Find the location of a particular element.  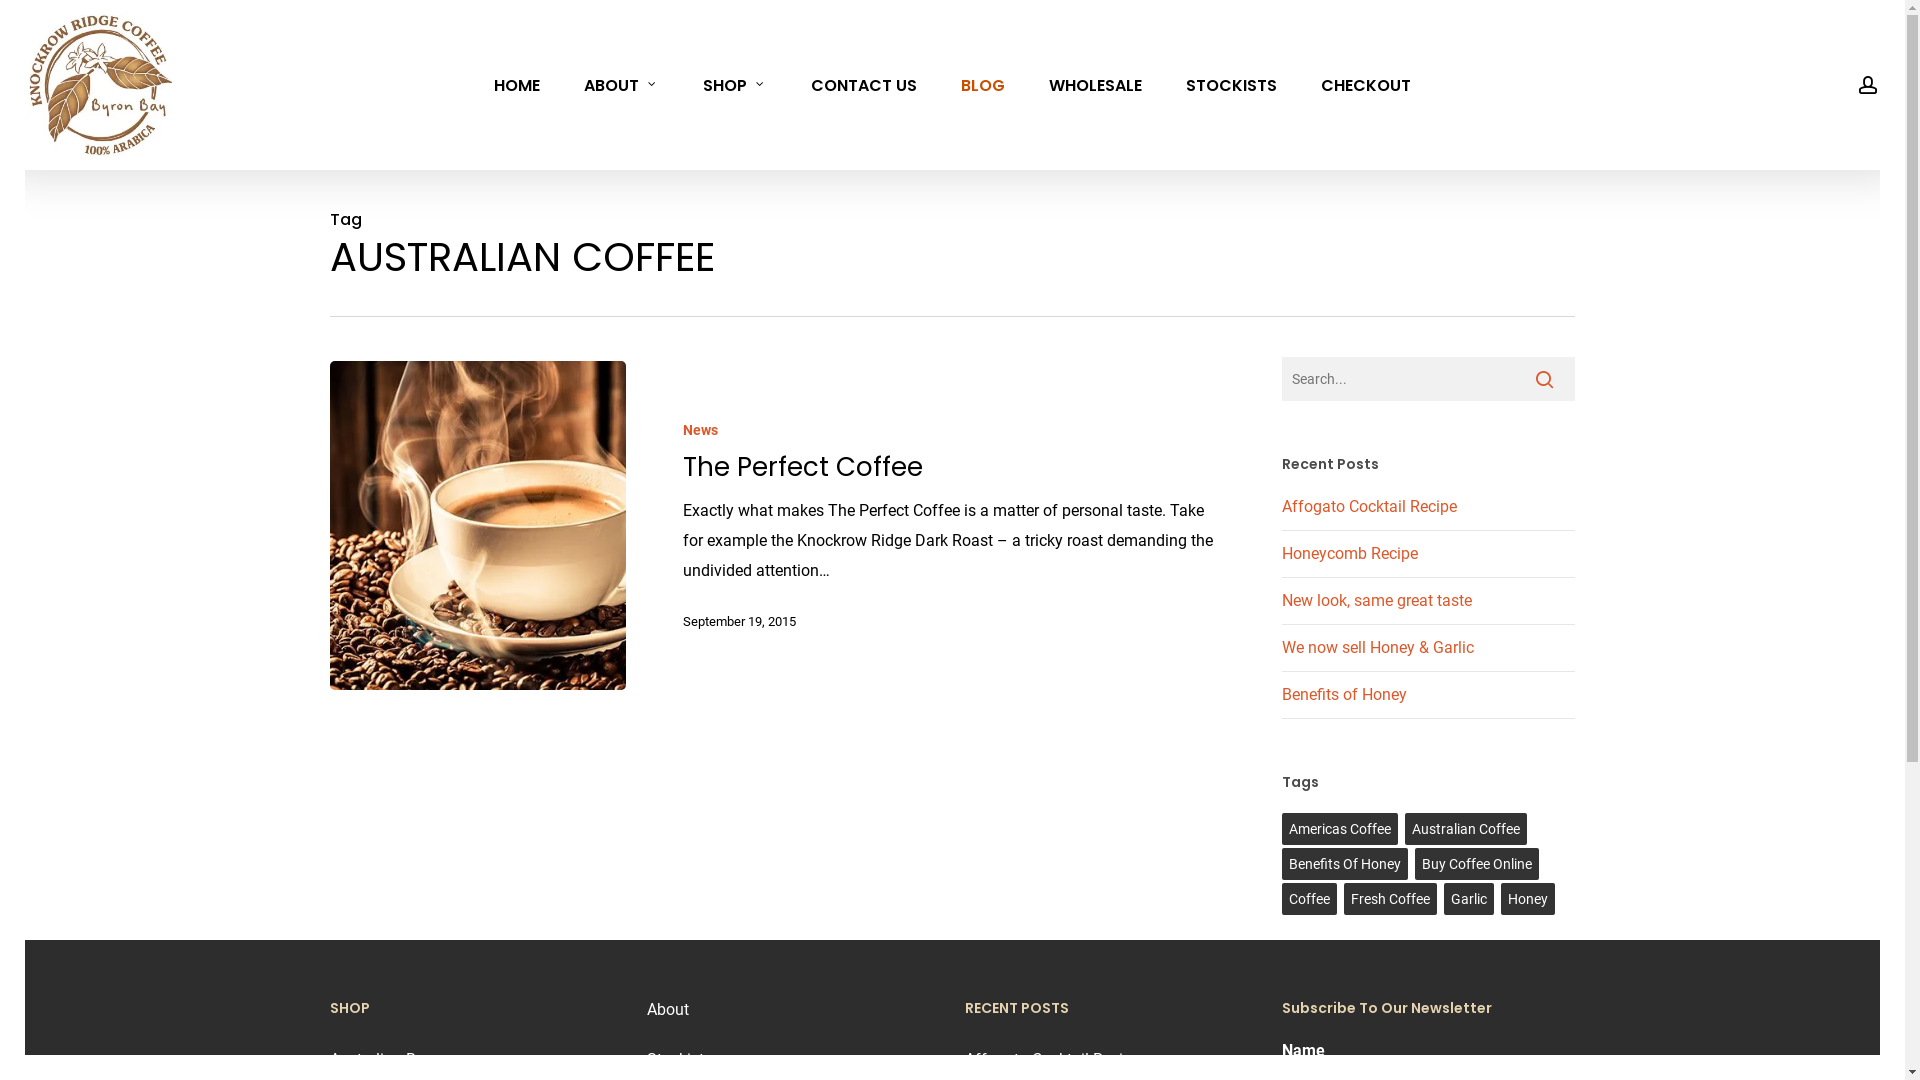

'News' is located at coordinates (682, 429).